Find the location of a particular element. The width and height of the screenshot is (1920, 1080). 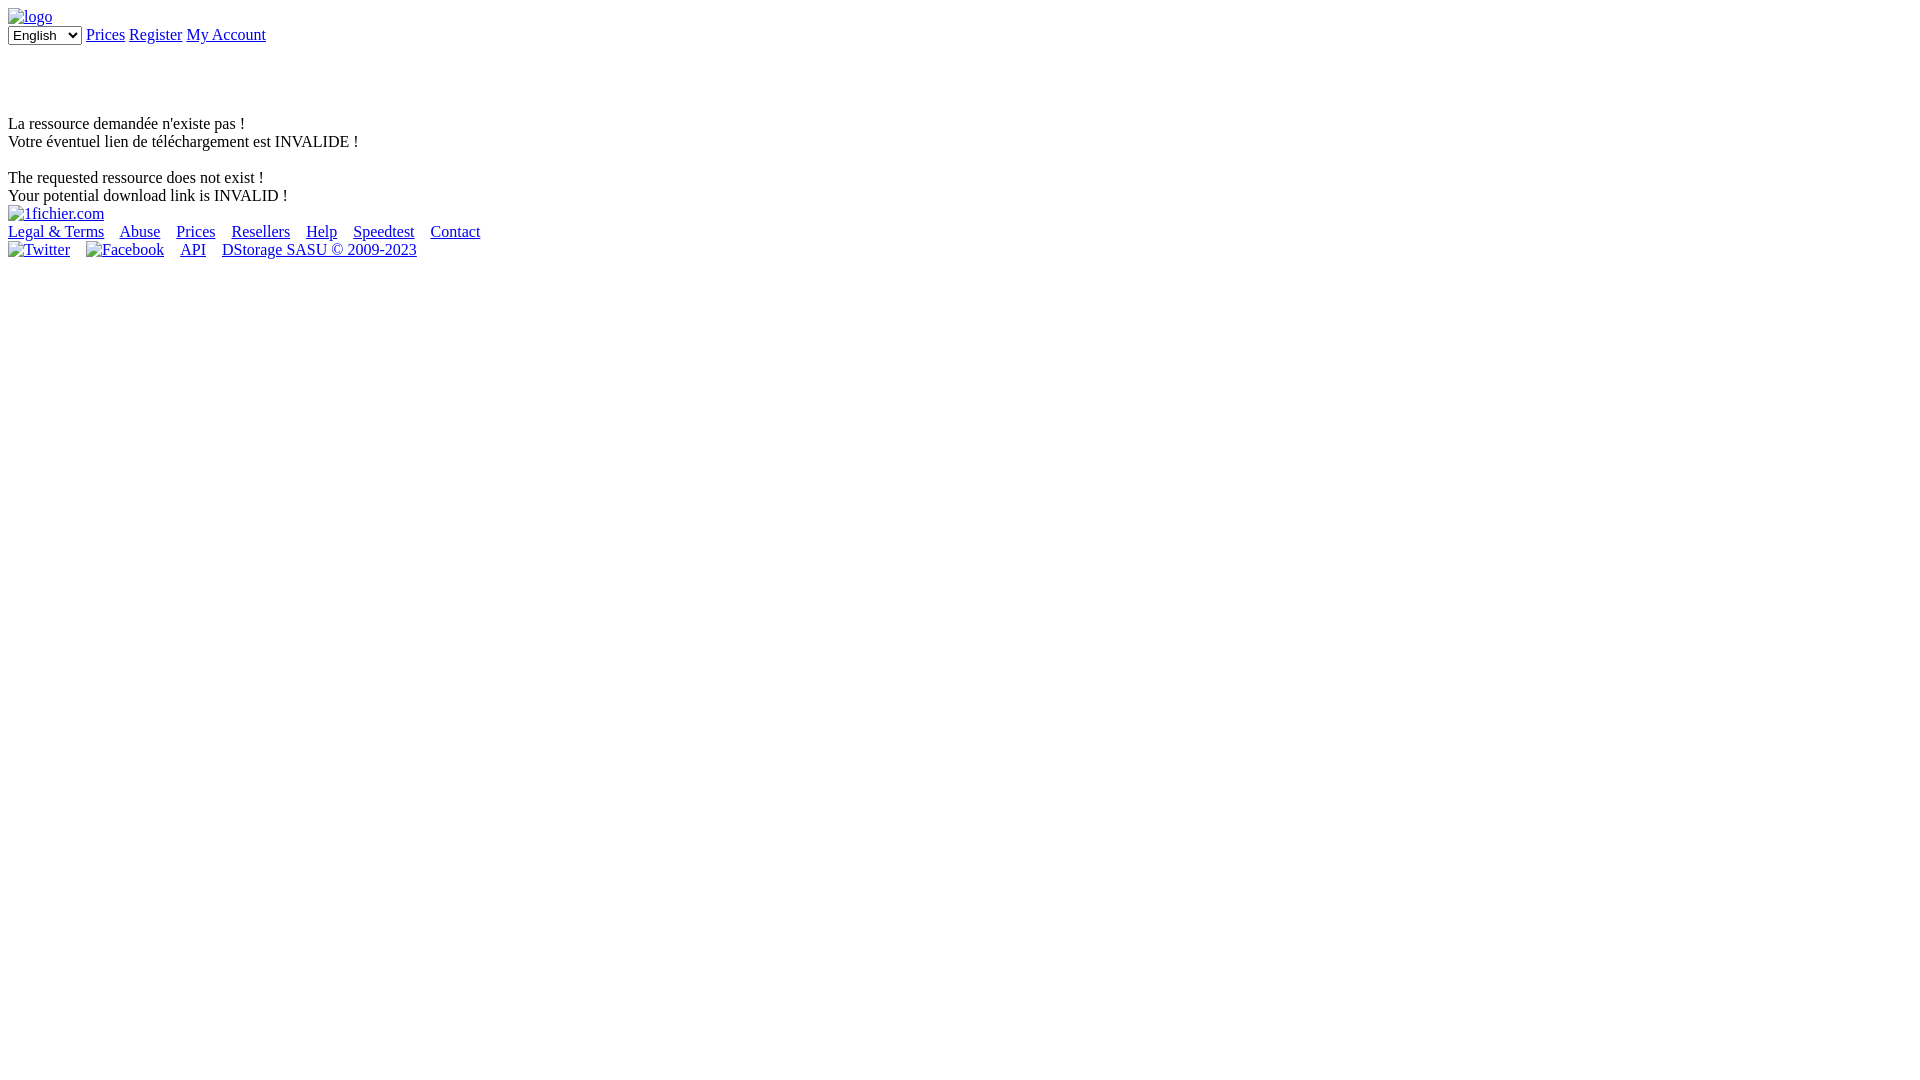

'Legal & Terms' is located at coordinates (56, 230).